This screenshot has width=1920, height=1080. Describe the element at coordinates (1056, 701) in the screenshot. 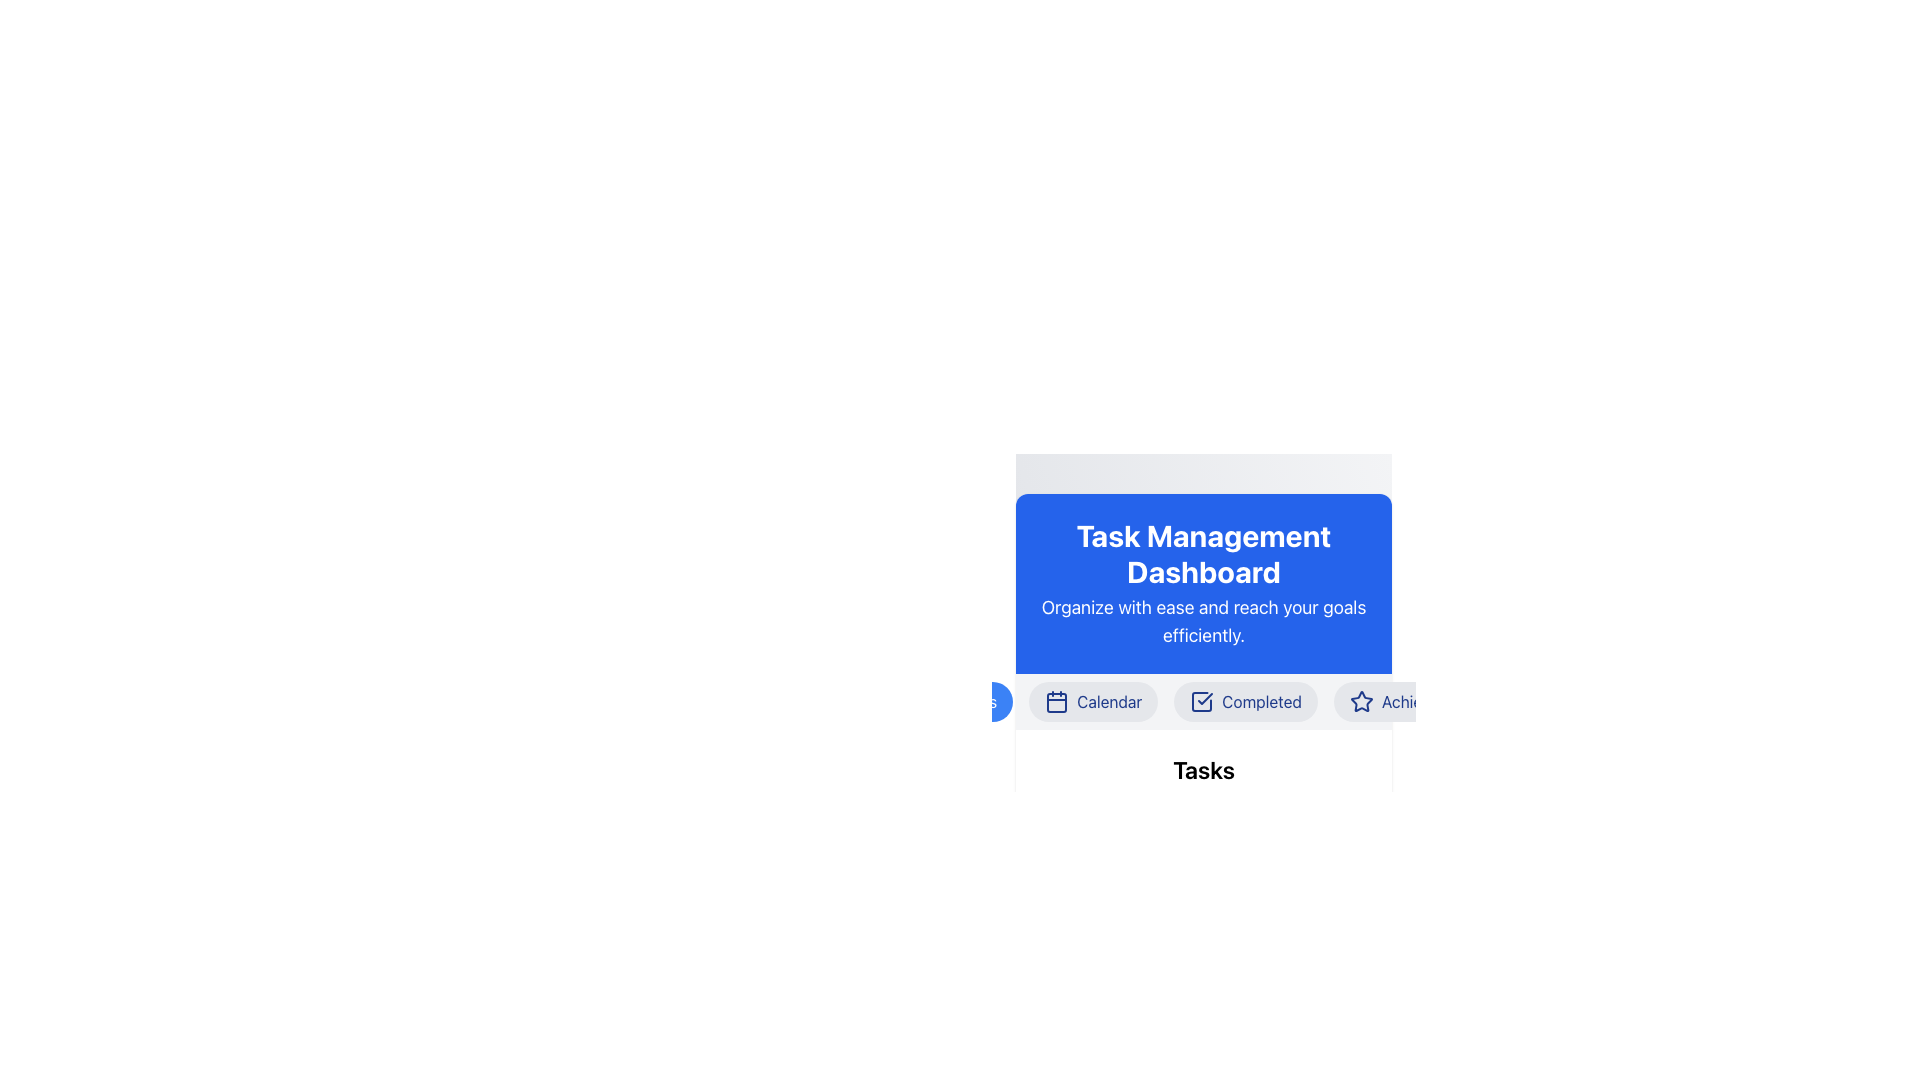

I see `the rounded square shape that serves as part of the calendar icon located near the top-right region of the interface` at that location.